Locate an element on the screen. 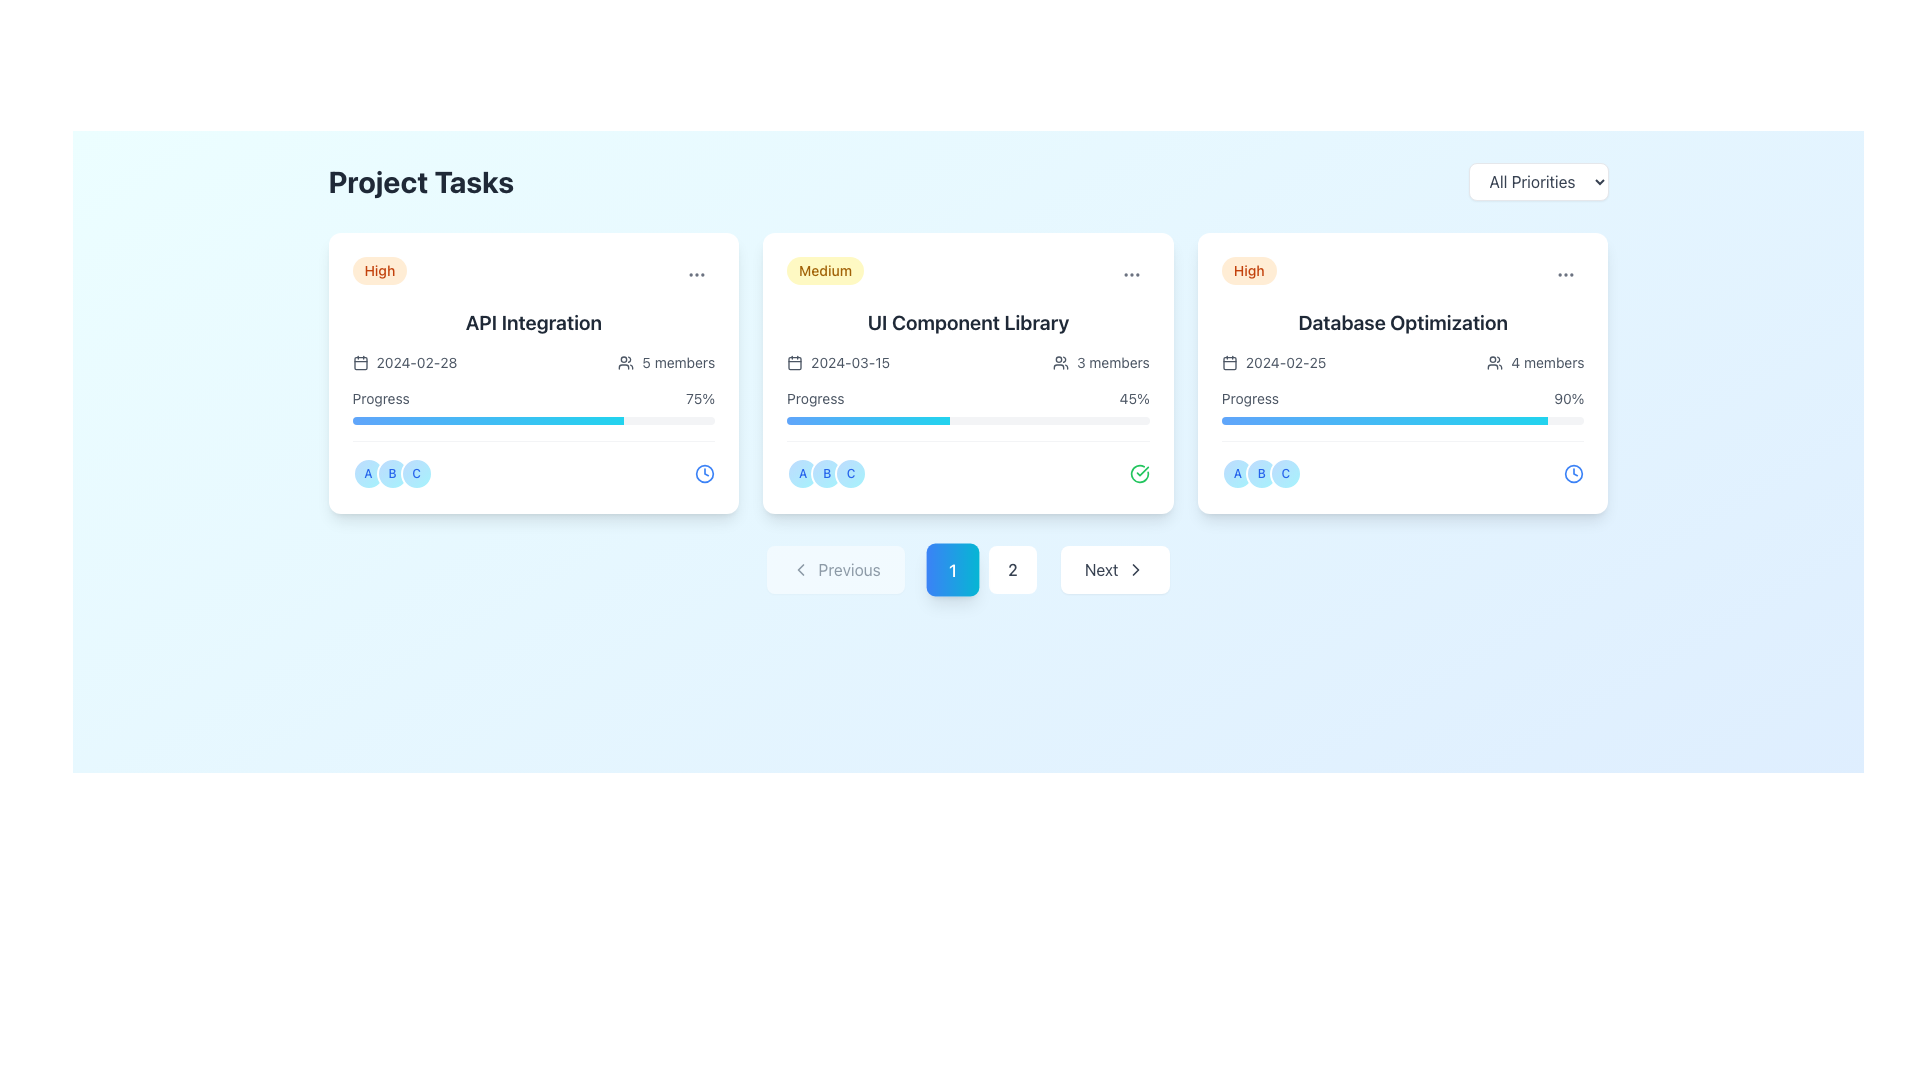  progress is located at coordinates (1492, 419).